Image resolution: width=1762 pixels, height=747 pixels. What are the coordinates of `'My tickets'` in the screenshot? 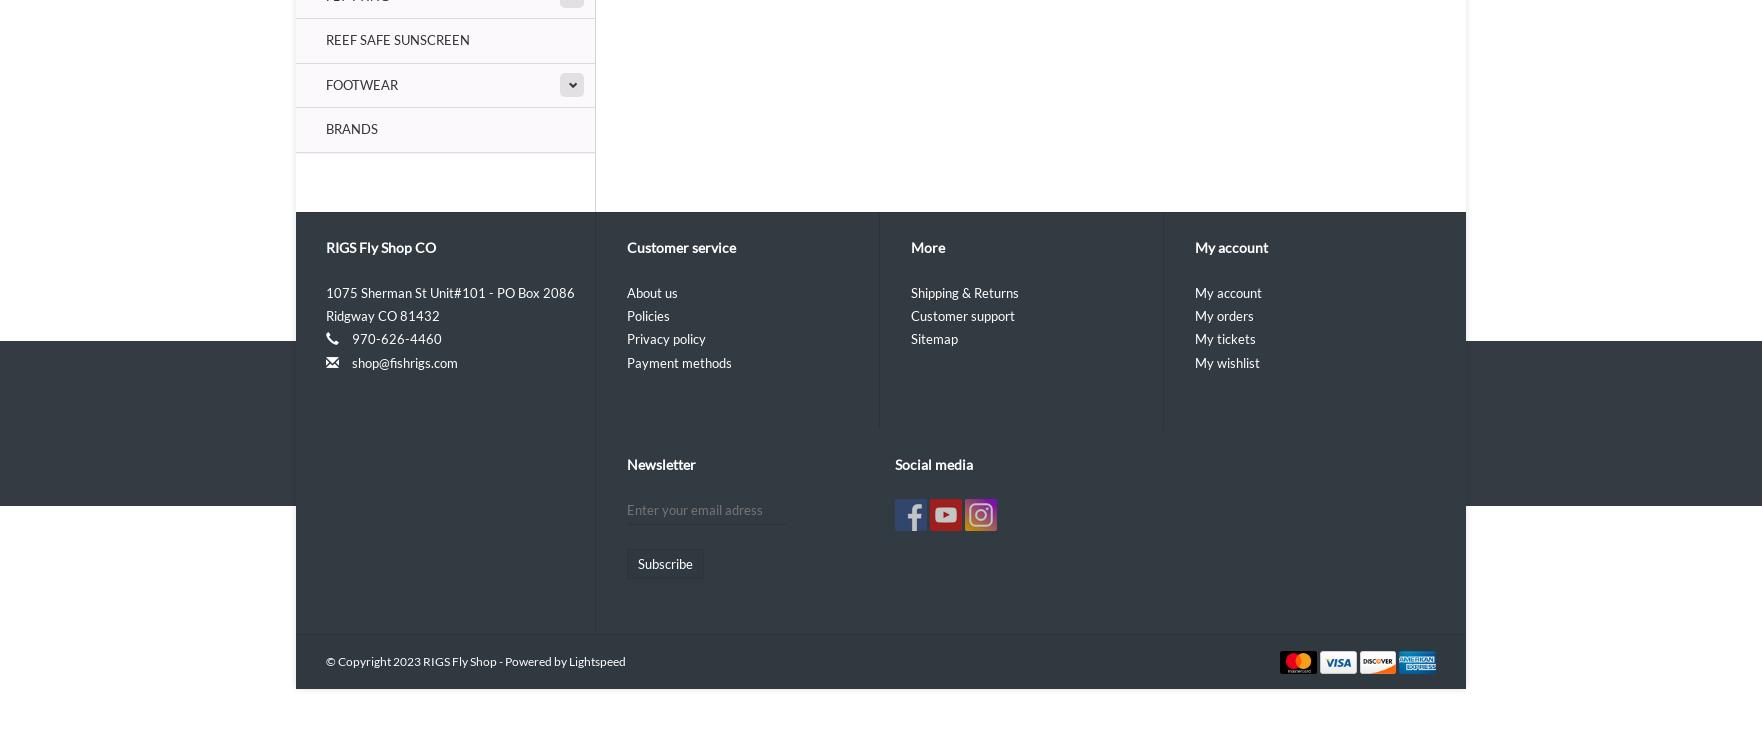 It's located at (1225, 338).